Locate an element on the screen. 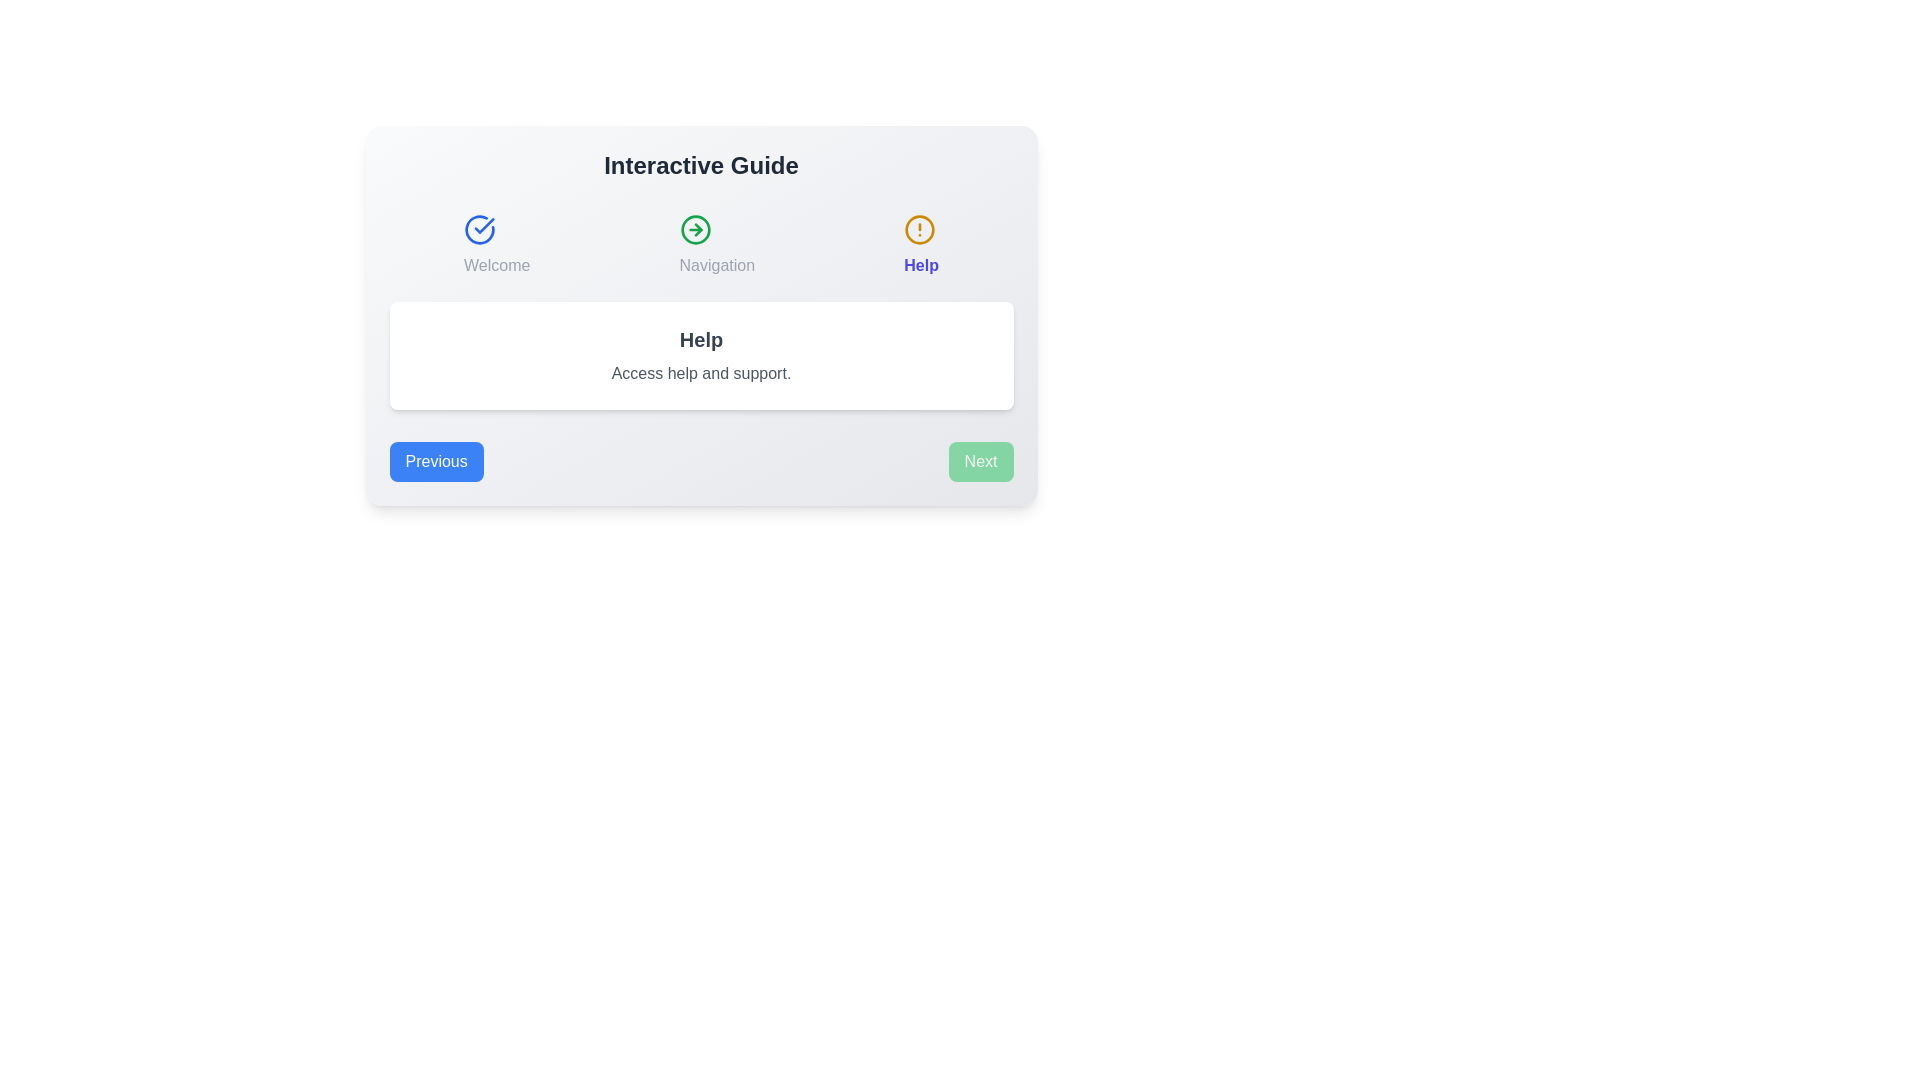 The image size is (1920, 1080). the verification icon located at the top left of the 'Interactive Guide' card, above the 'Previous' button is located at coordinates (484, 225).